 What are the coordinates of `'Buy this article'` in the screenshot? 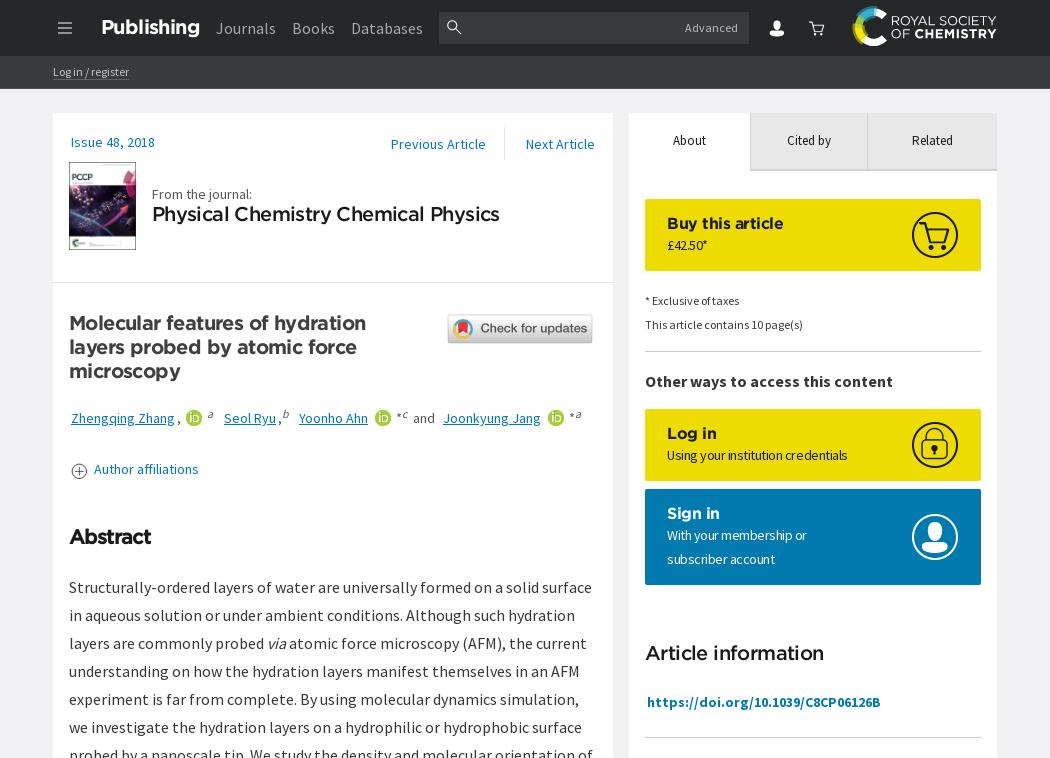 It's located at (665, 223).